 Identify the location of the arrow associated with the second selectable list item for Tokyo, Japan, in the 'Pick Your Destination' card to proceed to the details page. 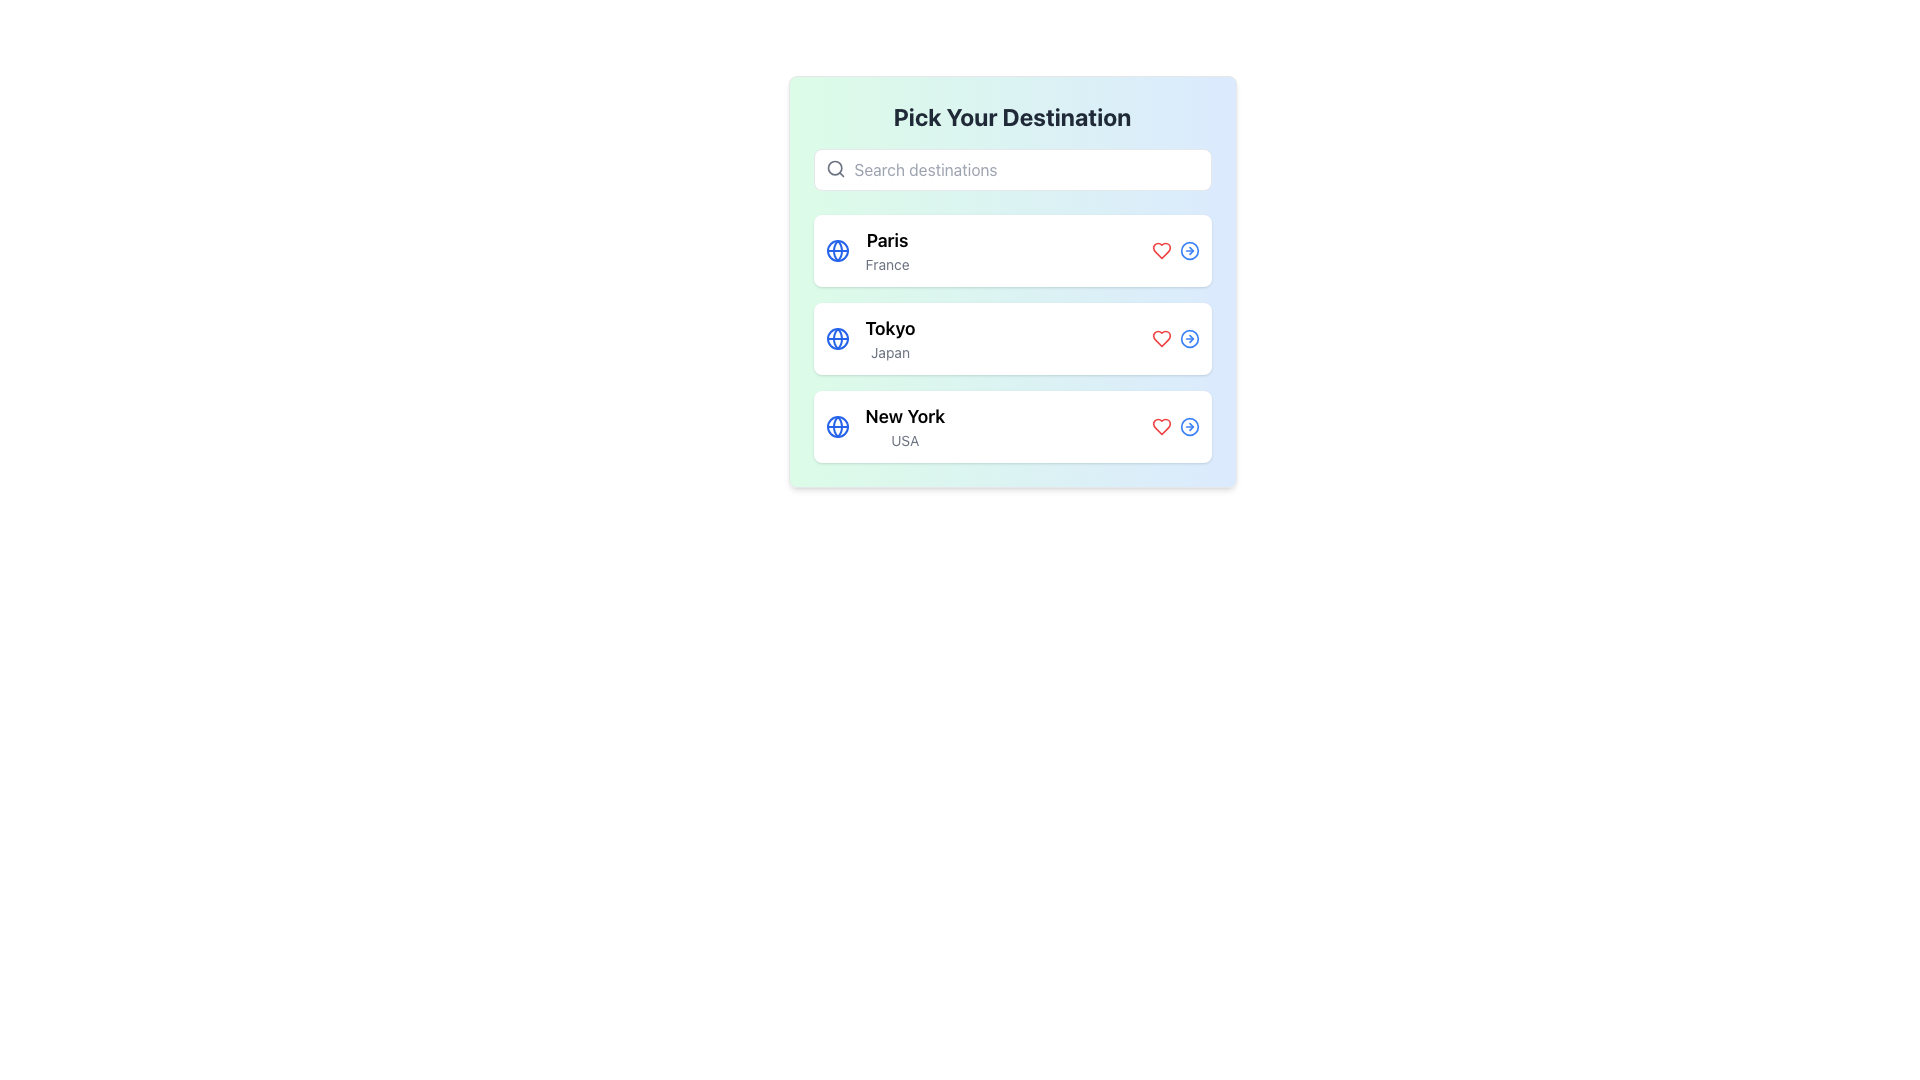
(1012, 338).